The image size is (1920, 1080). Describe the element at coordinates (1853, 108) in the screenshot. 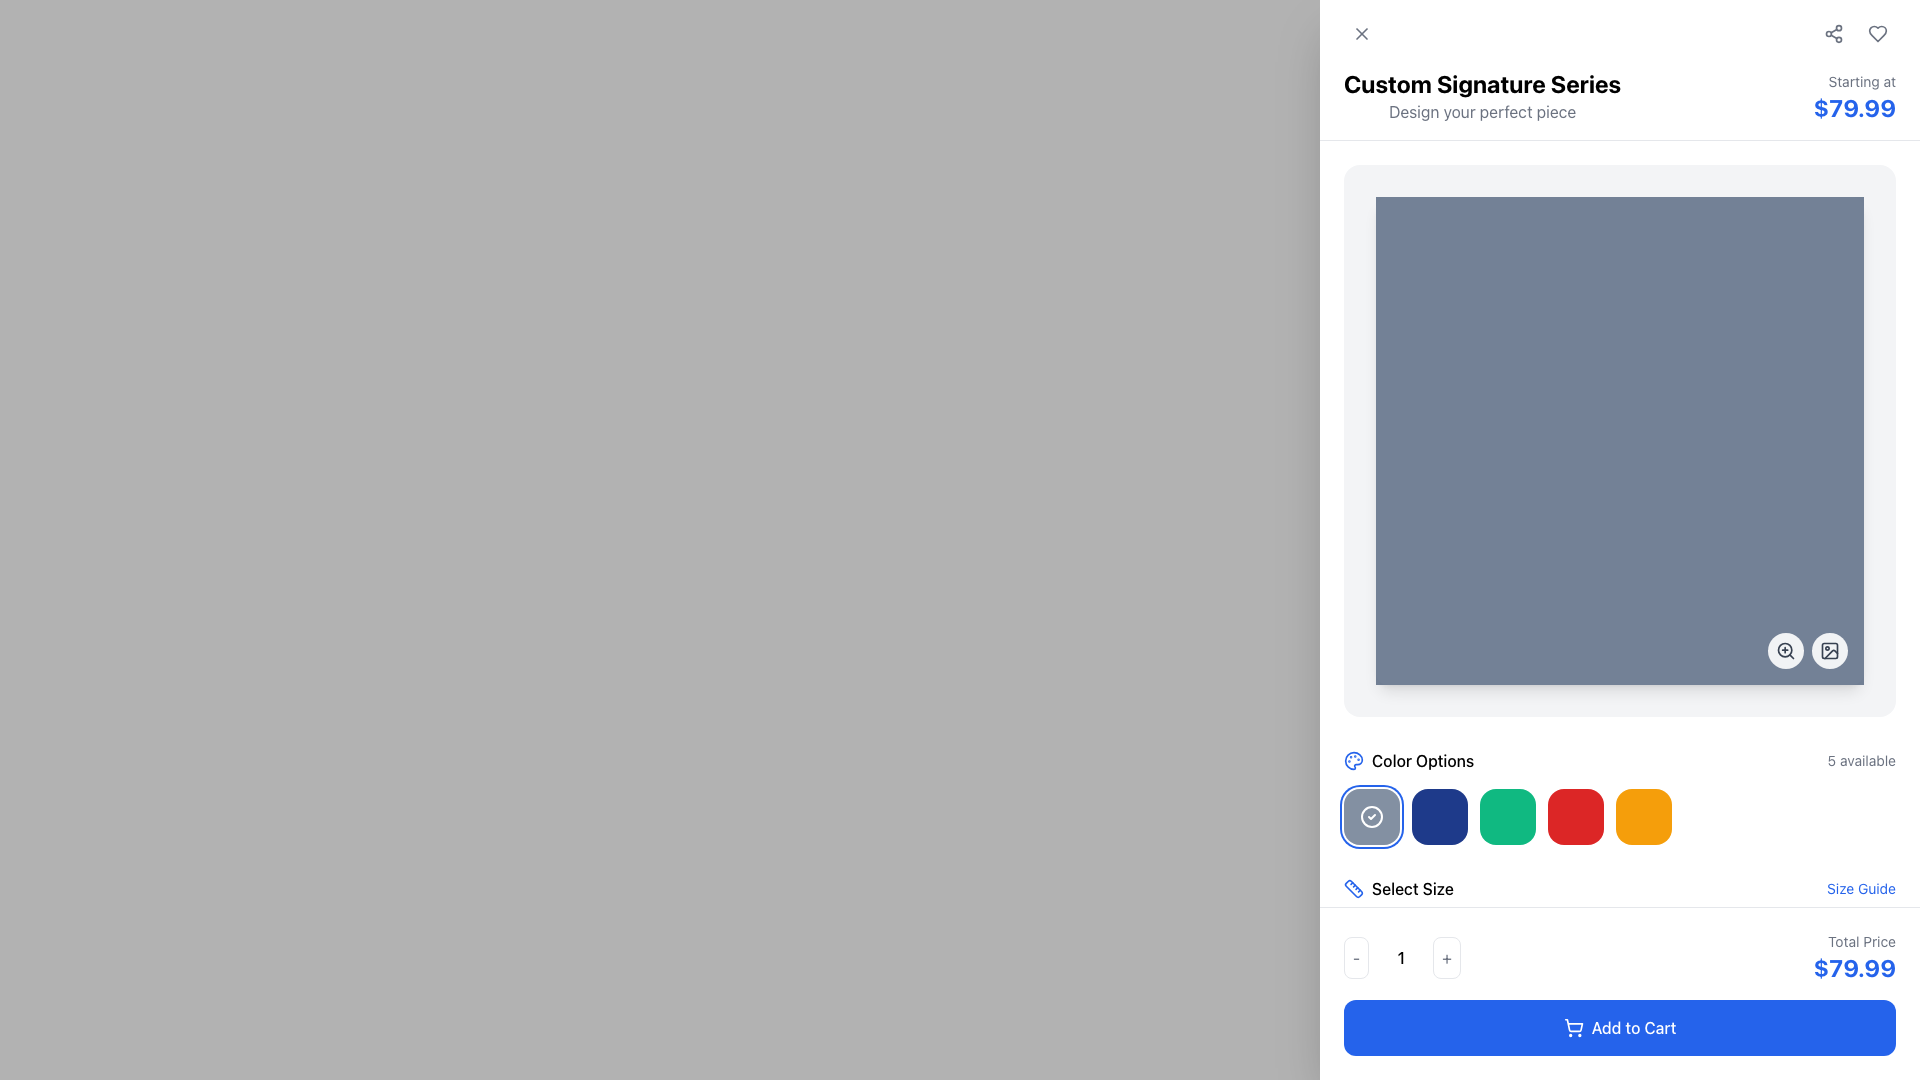

I see `pricing value displayed in the text label located in the top-right section of the webpage, immediately below the 'Starting at' text` at that location.